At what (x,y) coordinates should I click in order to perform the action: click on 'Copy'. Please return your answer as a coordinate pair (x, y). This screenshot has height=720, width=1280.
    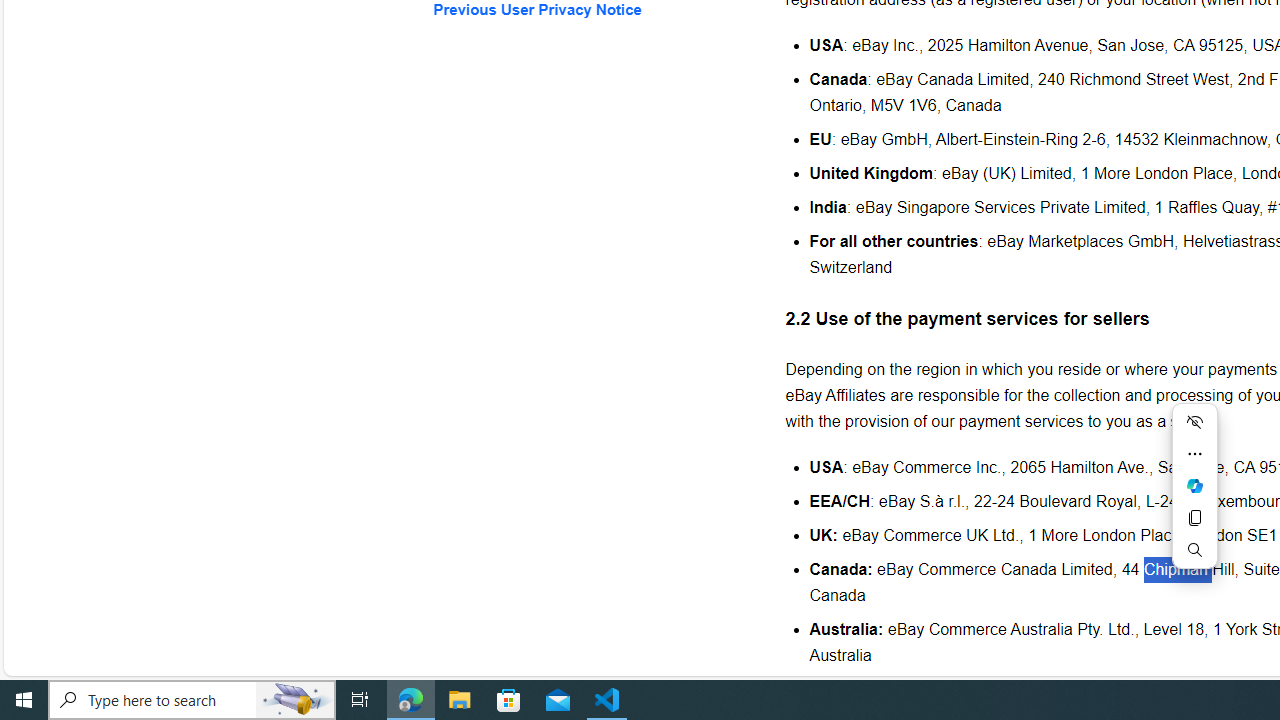
    Looking at the image, I should click on (1194, 517).